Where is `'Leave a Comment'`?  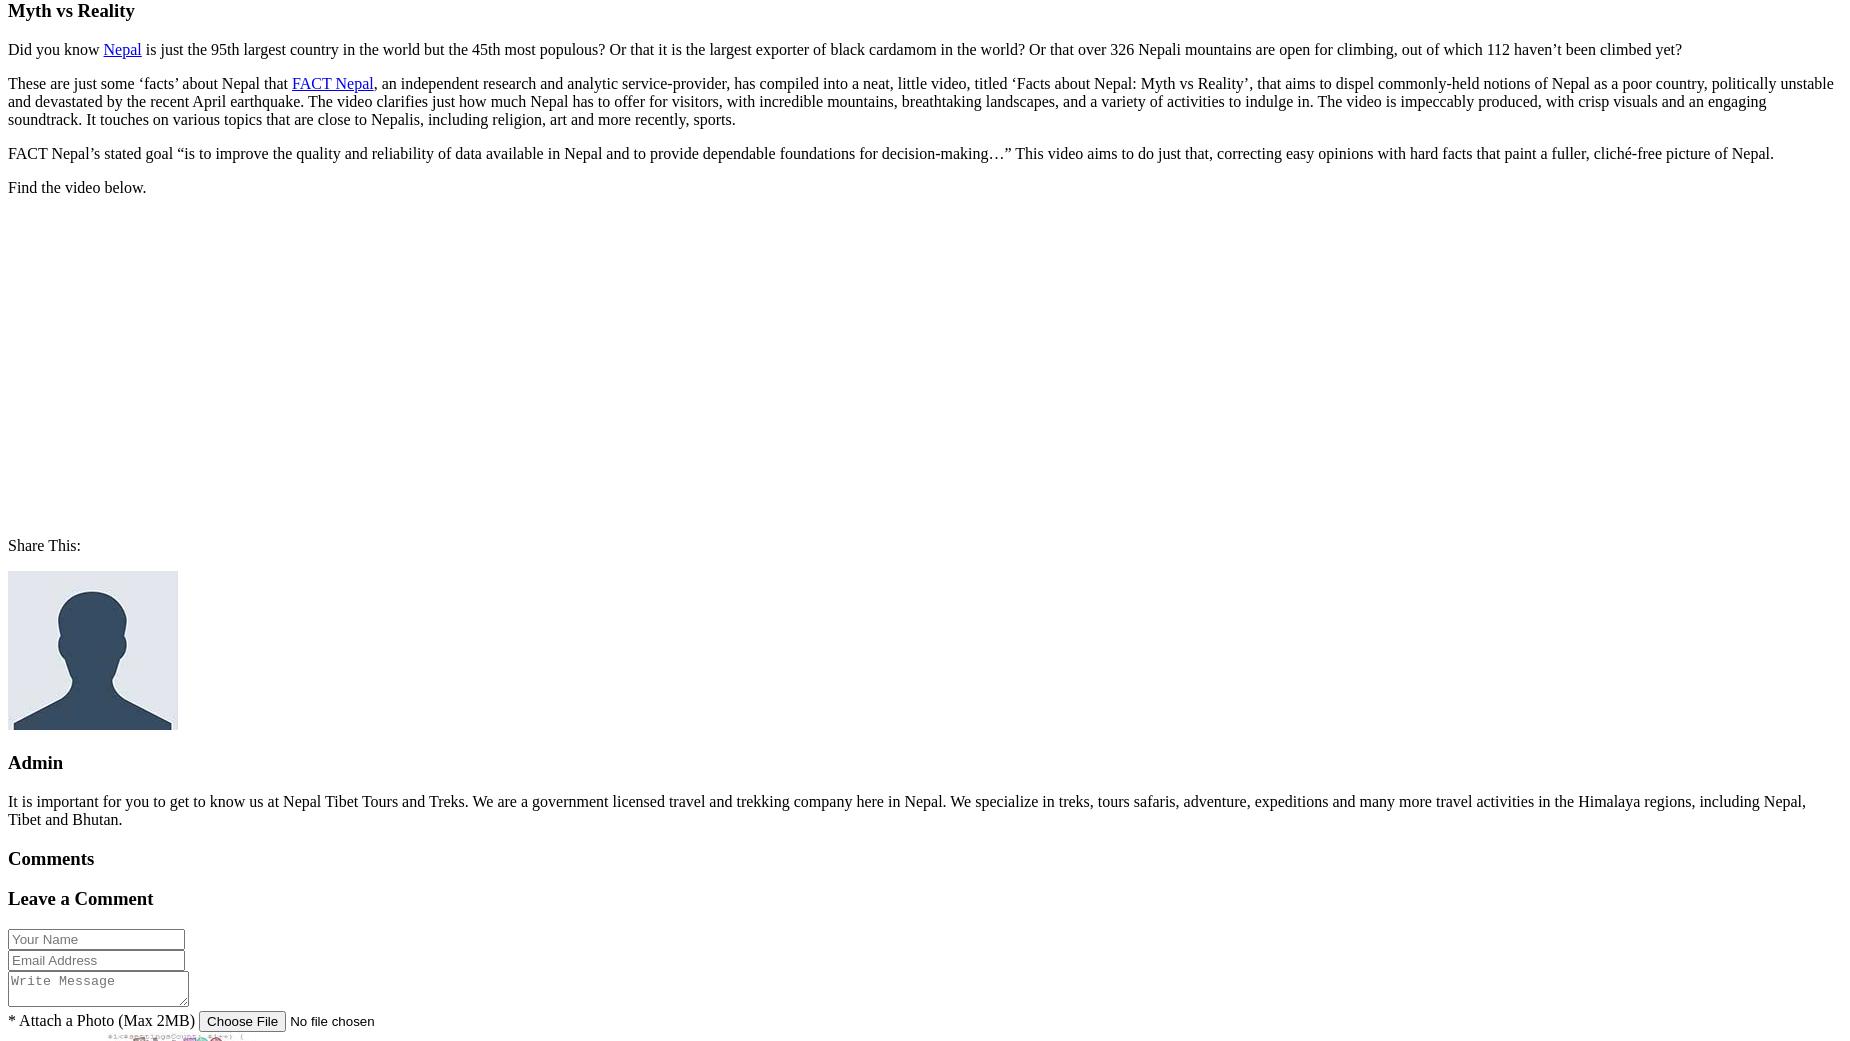
'Leave a Comment' is located at coordinates (79, 897).